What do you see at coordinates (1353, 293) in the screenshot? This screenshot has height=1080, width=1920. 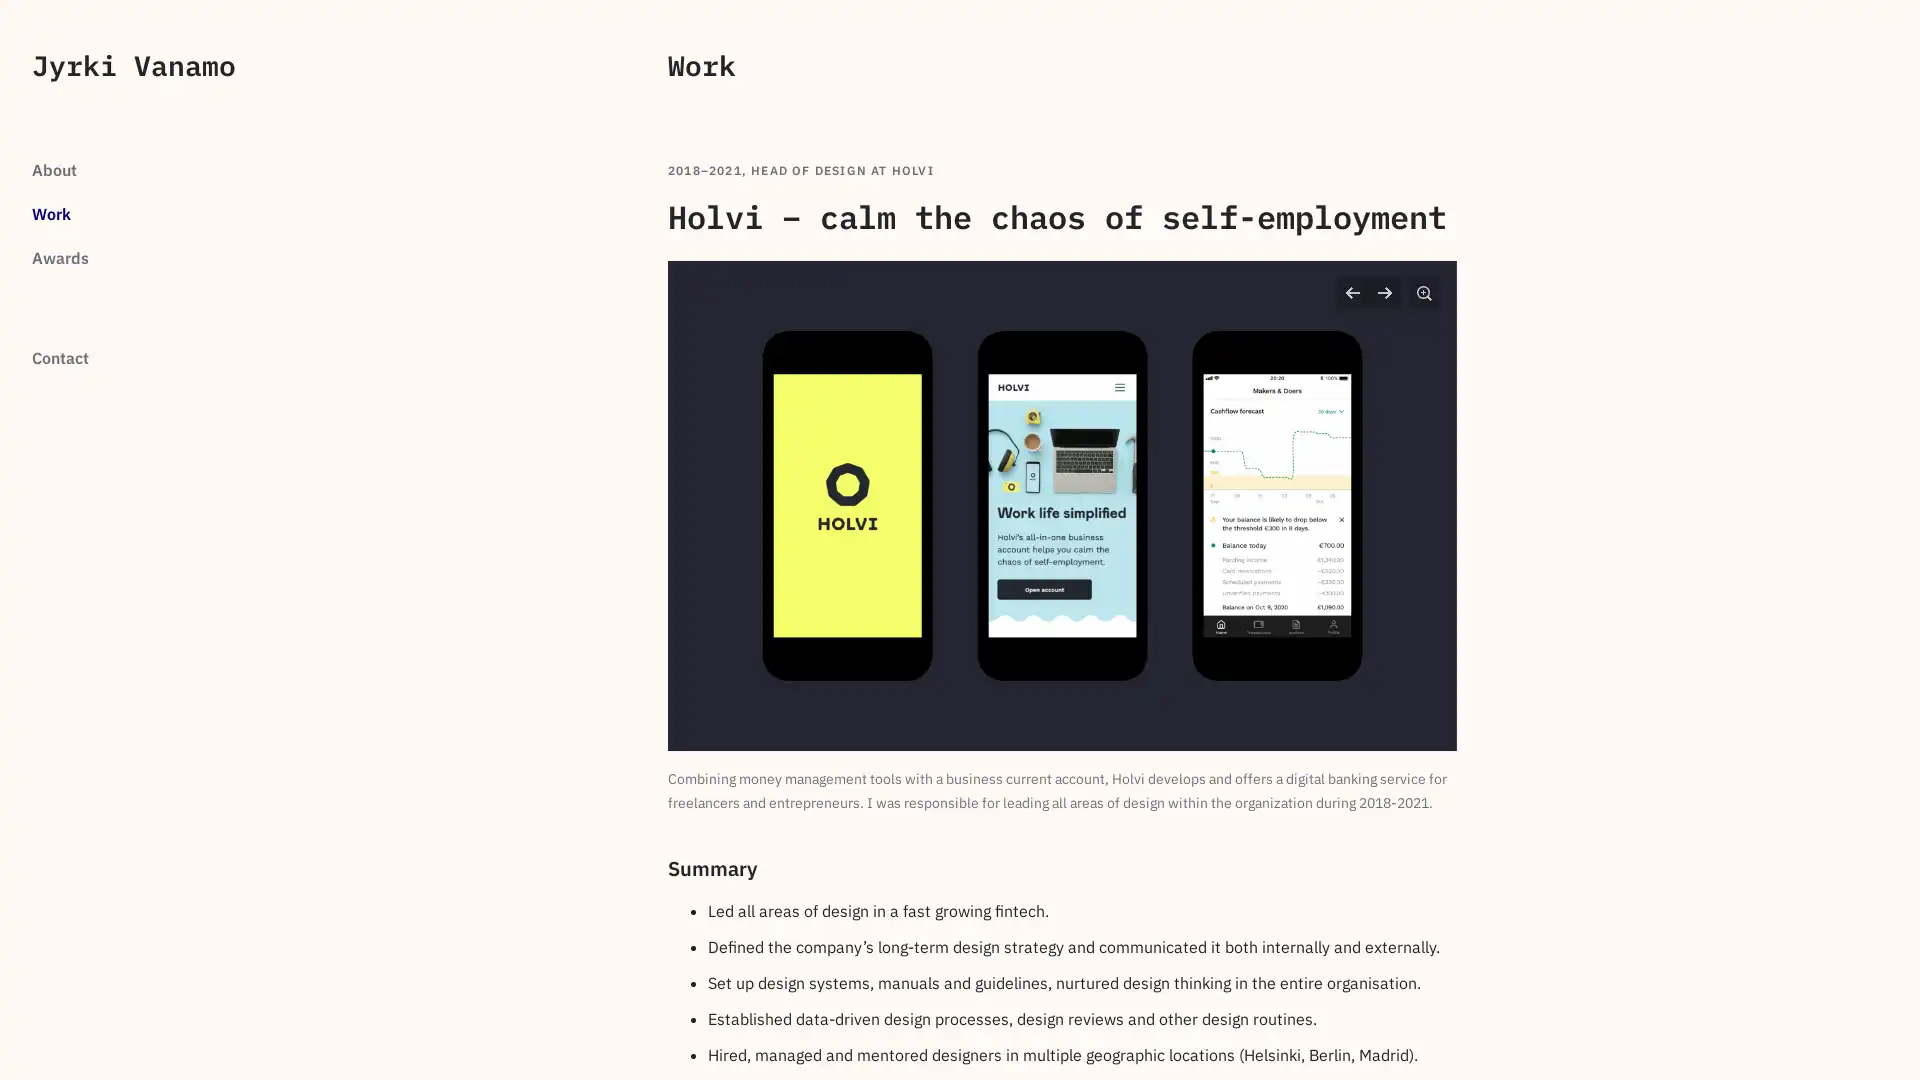 I see `Previous slide` at bounding box center [1353, 293].